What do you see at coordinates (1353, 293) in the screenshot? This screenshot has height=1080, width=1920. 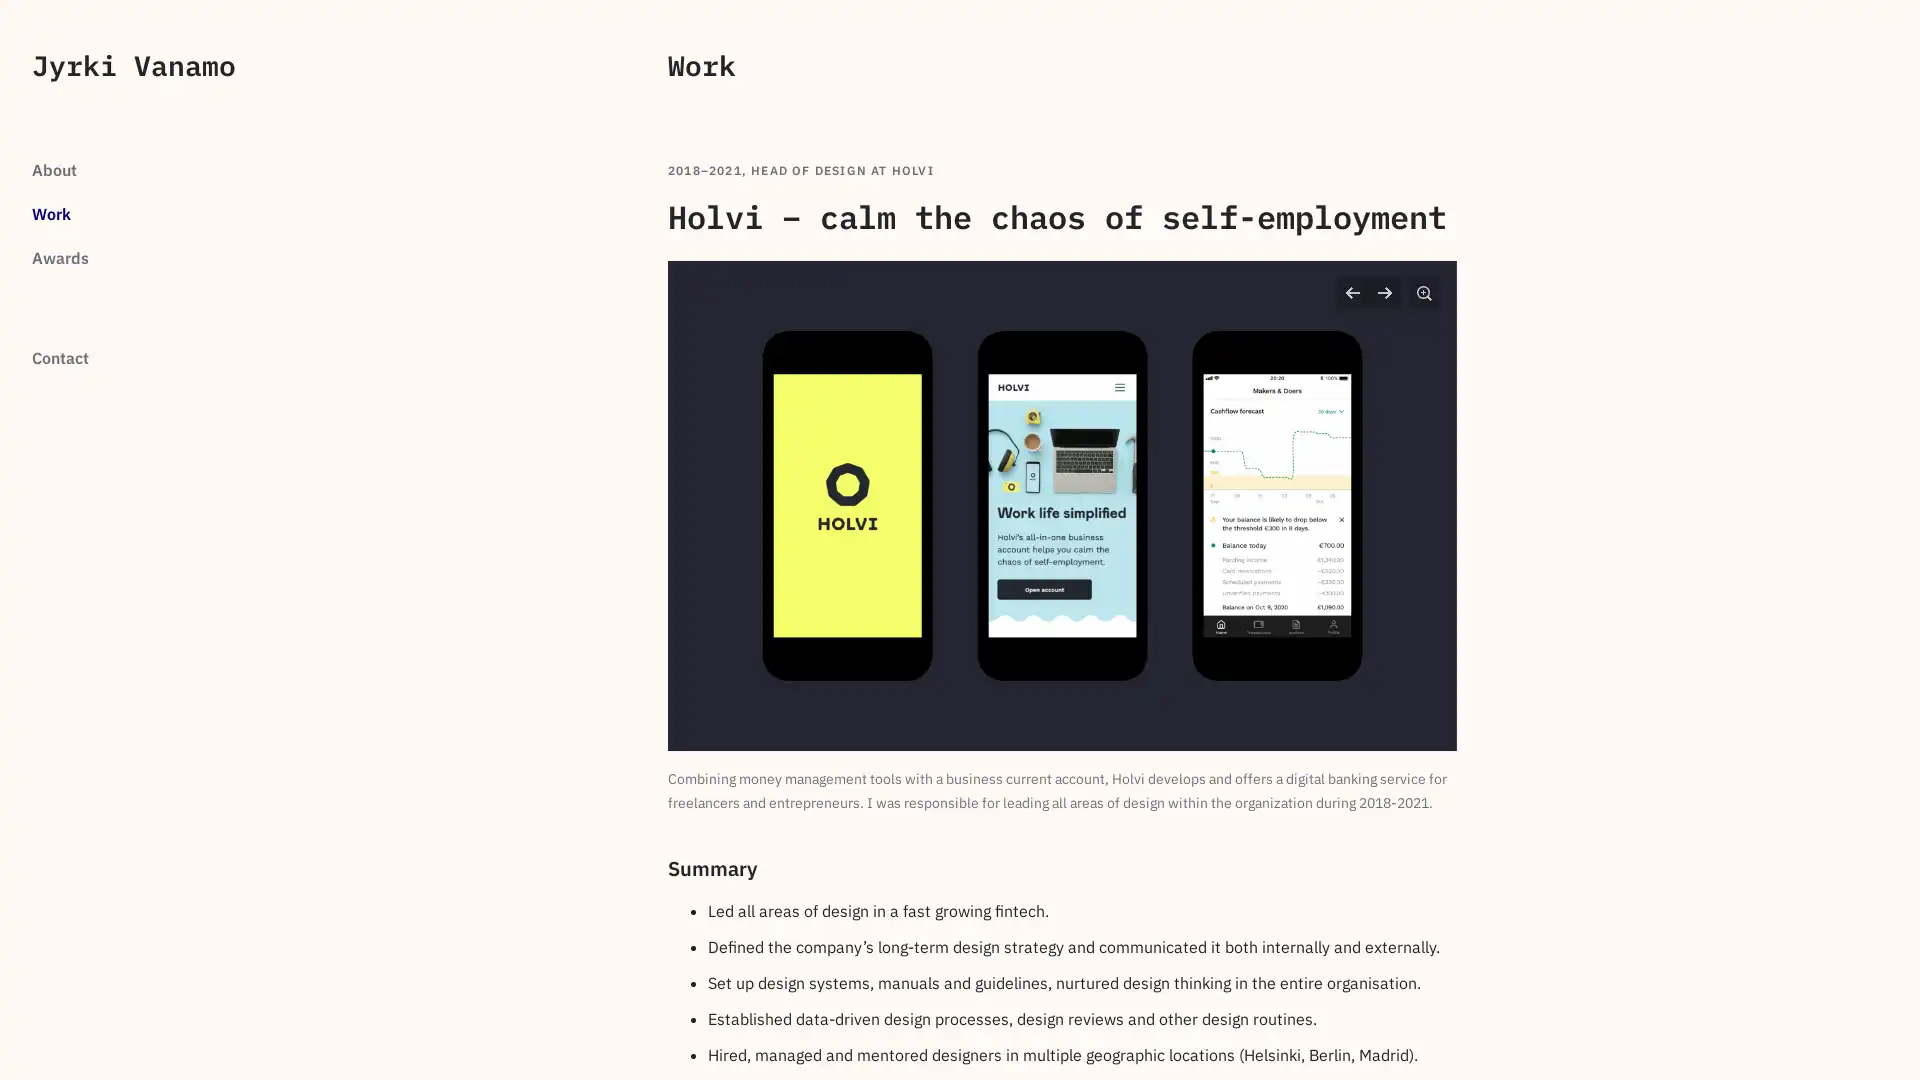 I see `Previous slide` at bounding box center [1353, 293].